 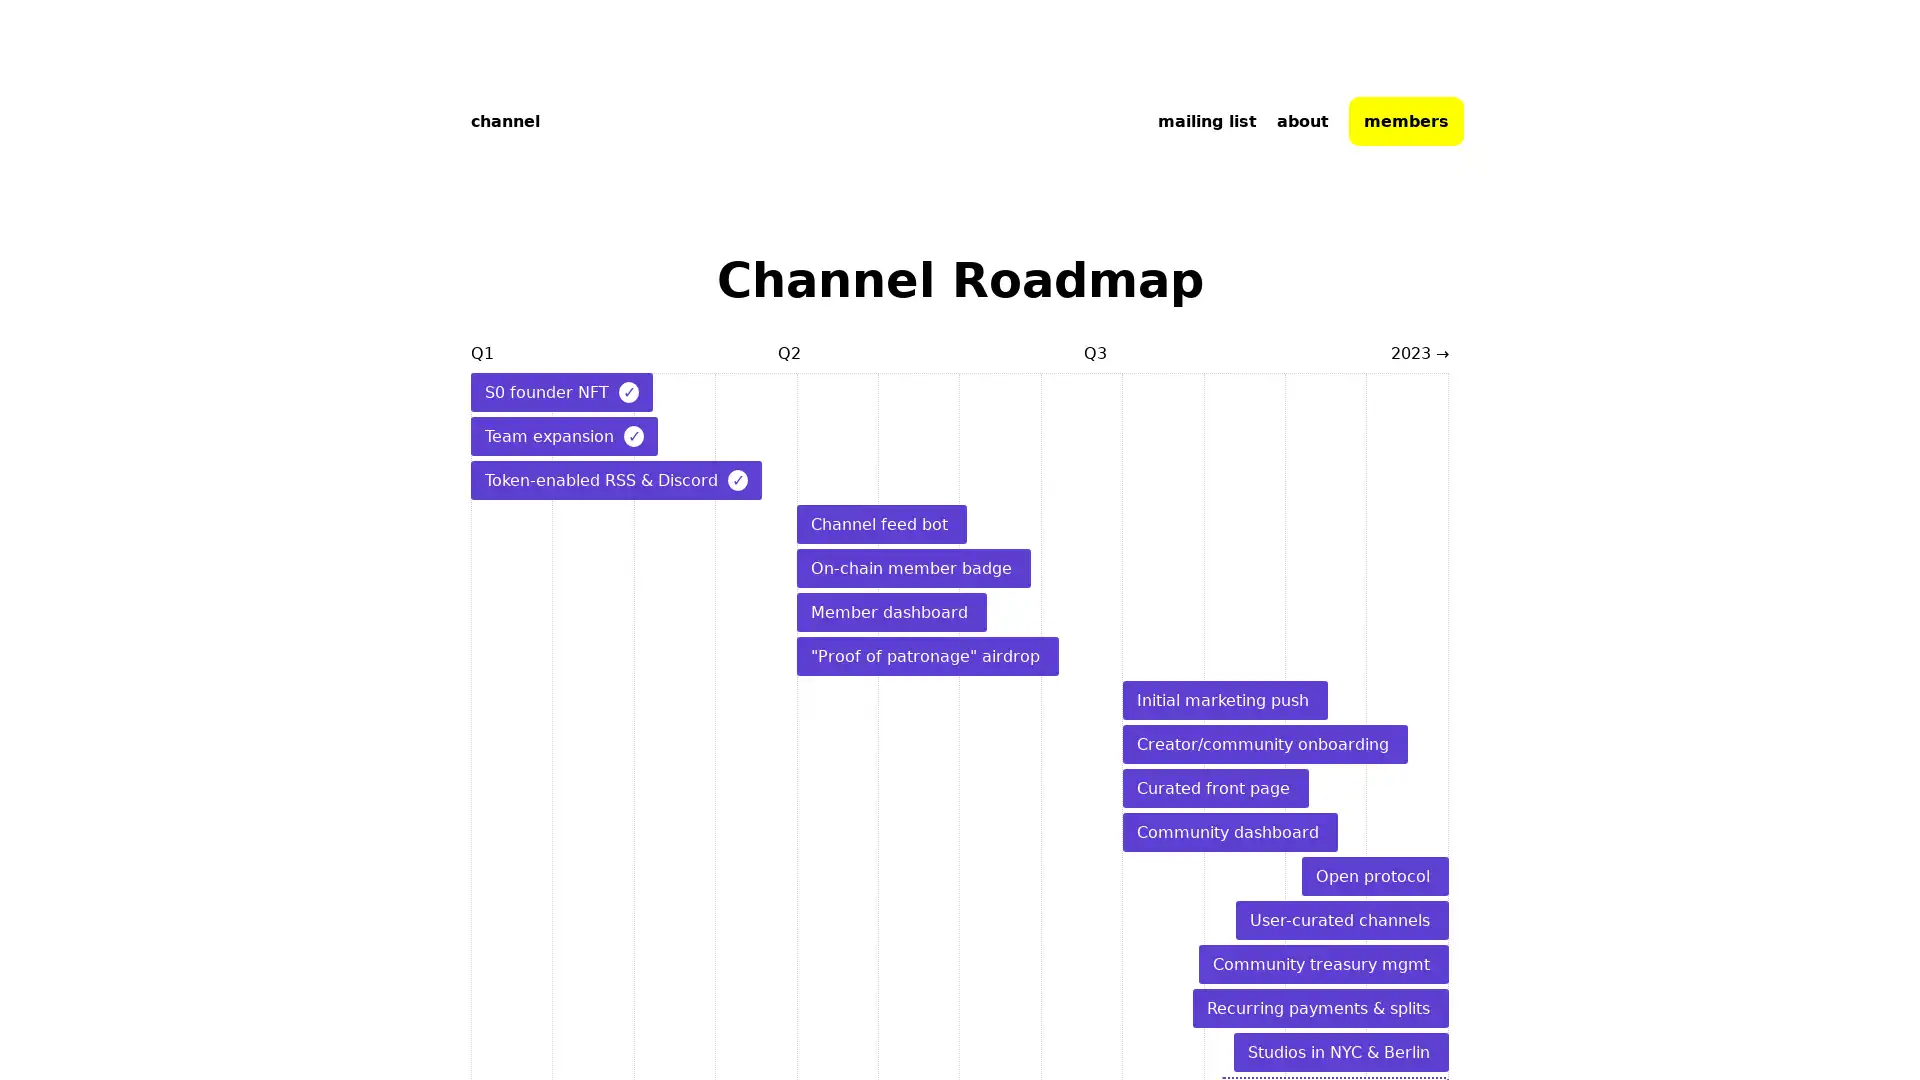 I want to click on mailing list, so click(x=1206, y=120).